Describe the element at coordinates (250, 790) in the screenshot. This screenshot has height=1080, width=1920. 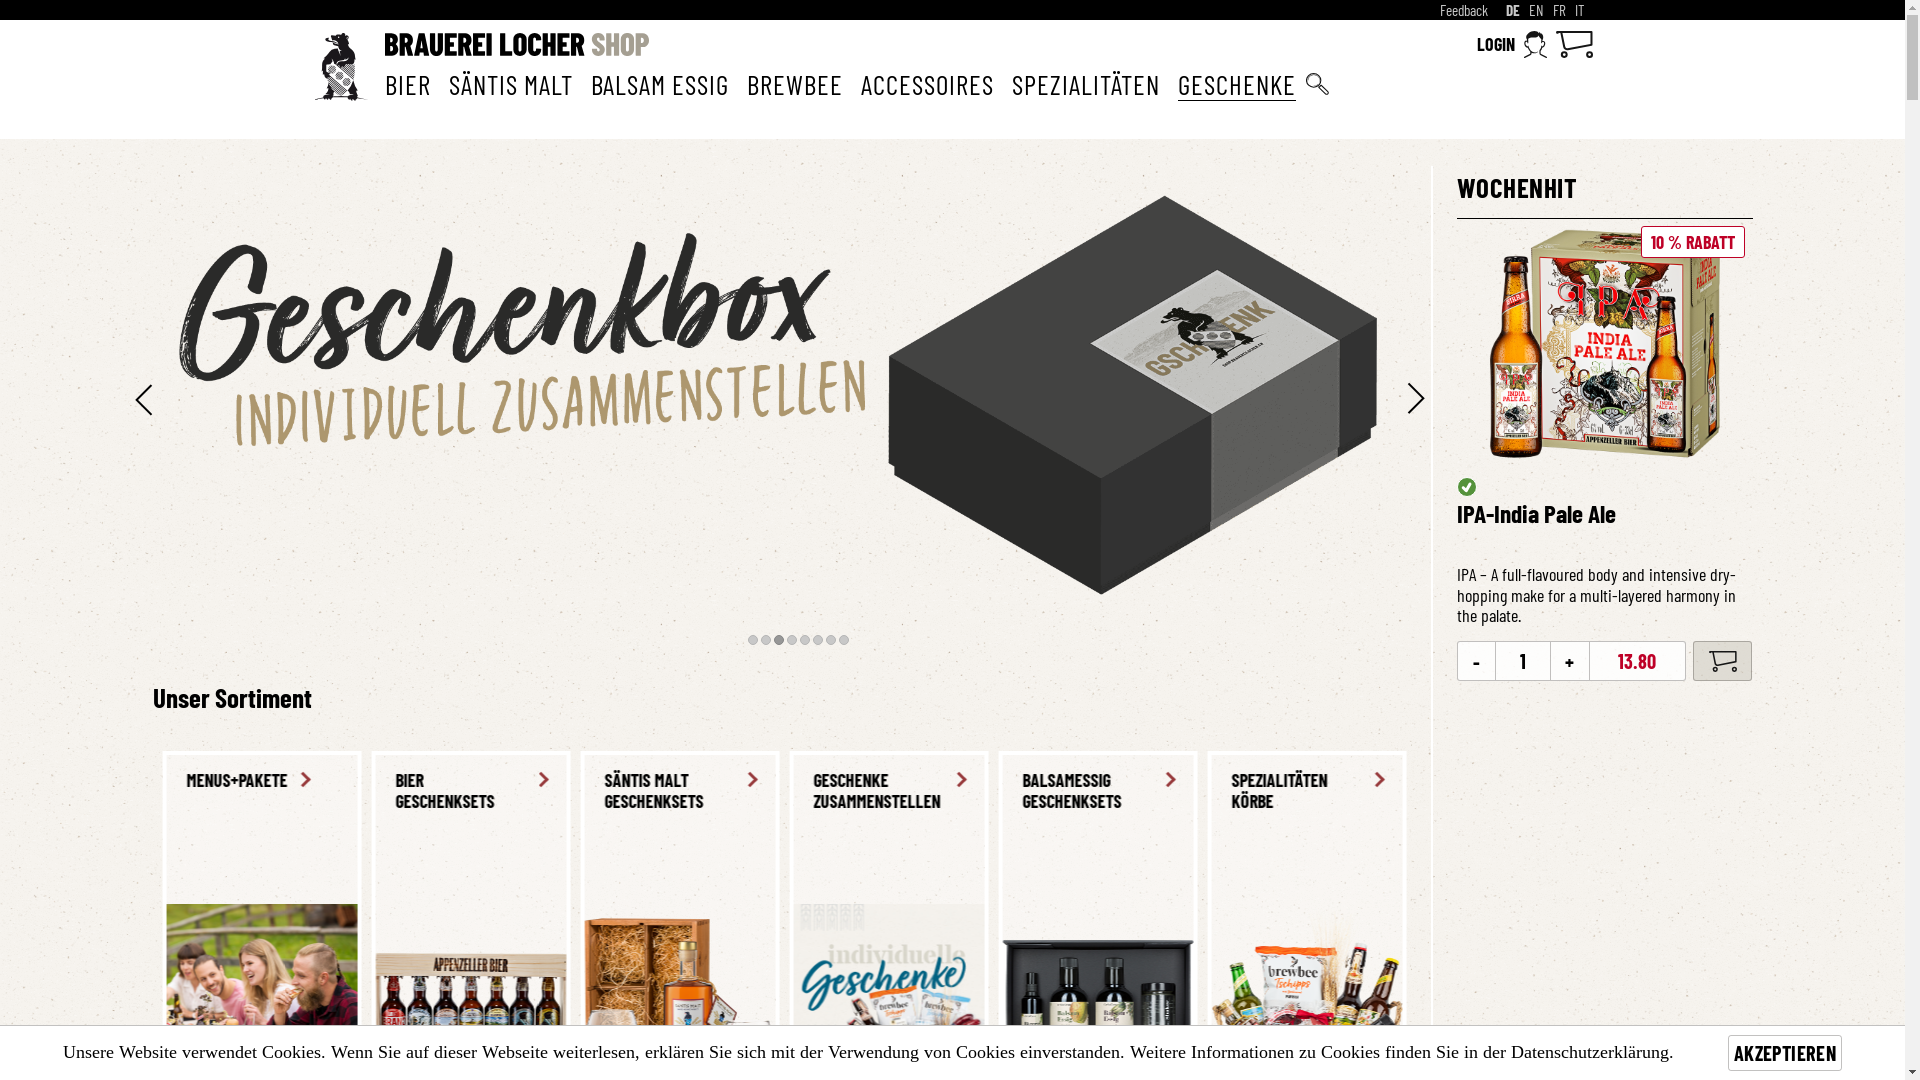
I see `'BALSAMESSIG GESCHENKSETS'` at that location.